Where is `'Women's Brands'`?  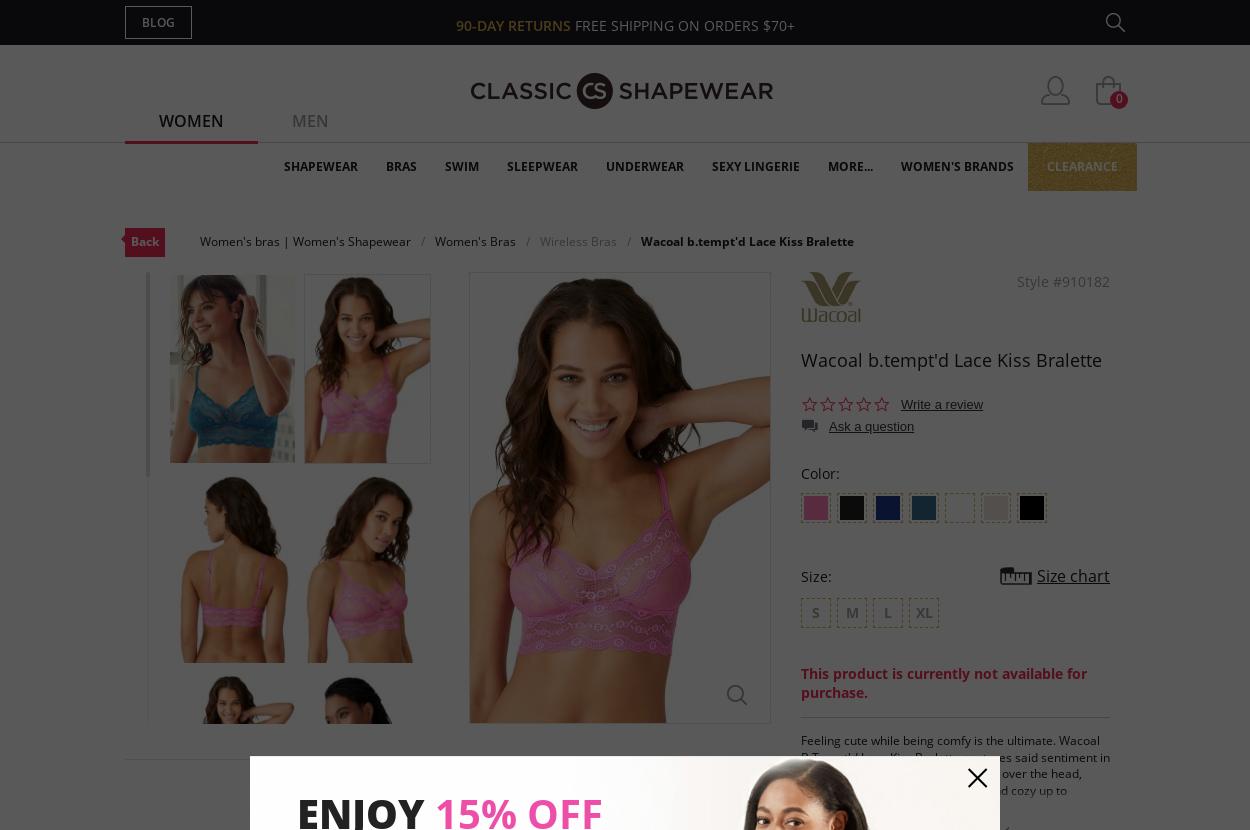
'Women's Brands' is located at coordinates (956, 166).